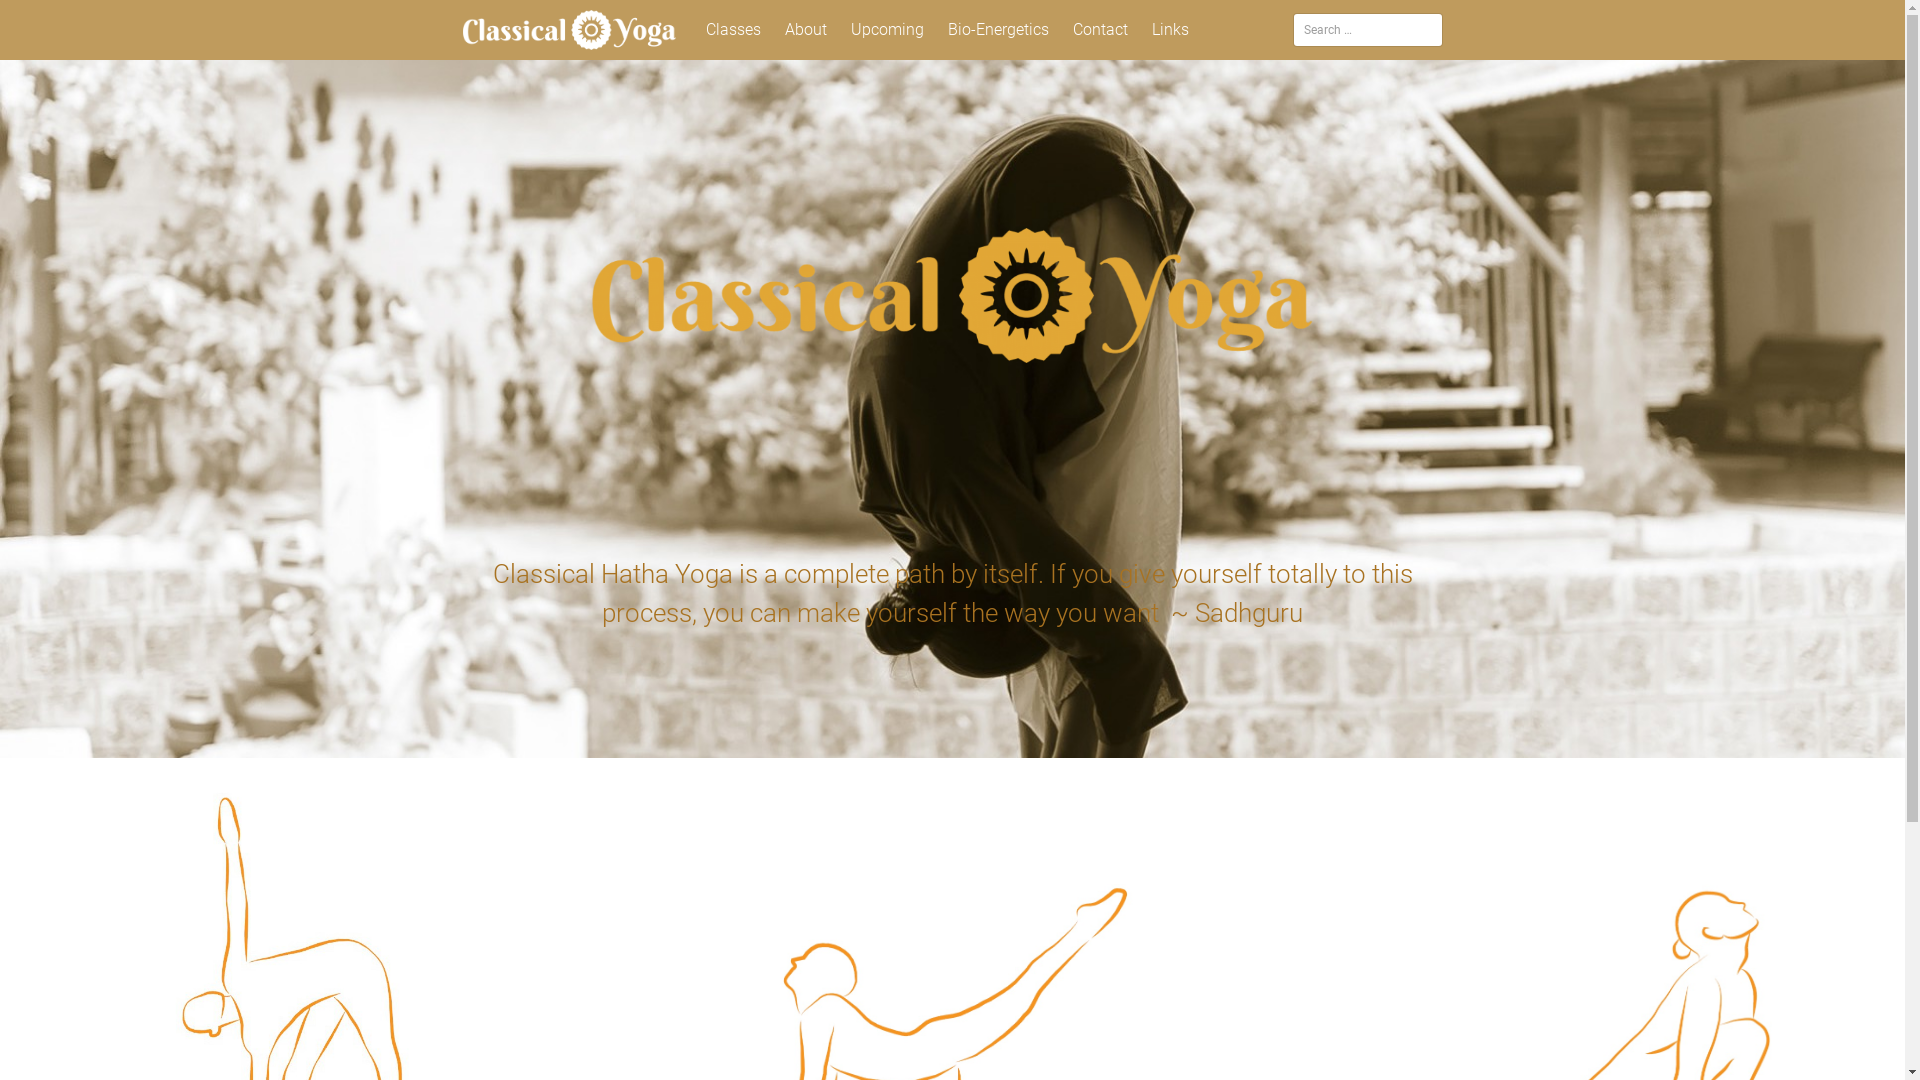 Image resolution: width=1920 pixels, height=1080 pixels. What do you see at coordinates (998, 30) in the screenshot?
I see `'Bio-Energetics'` at bounding box center [998, 30].